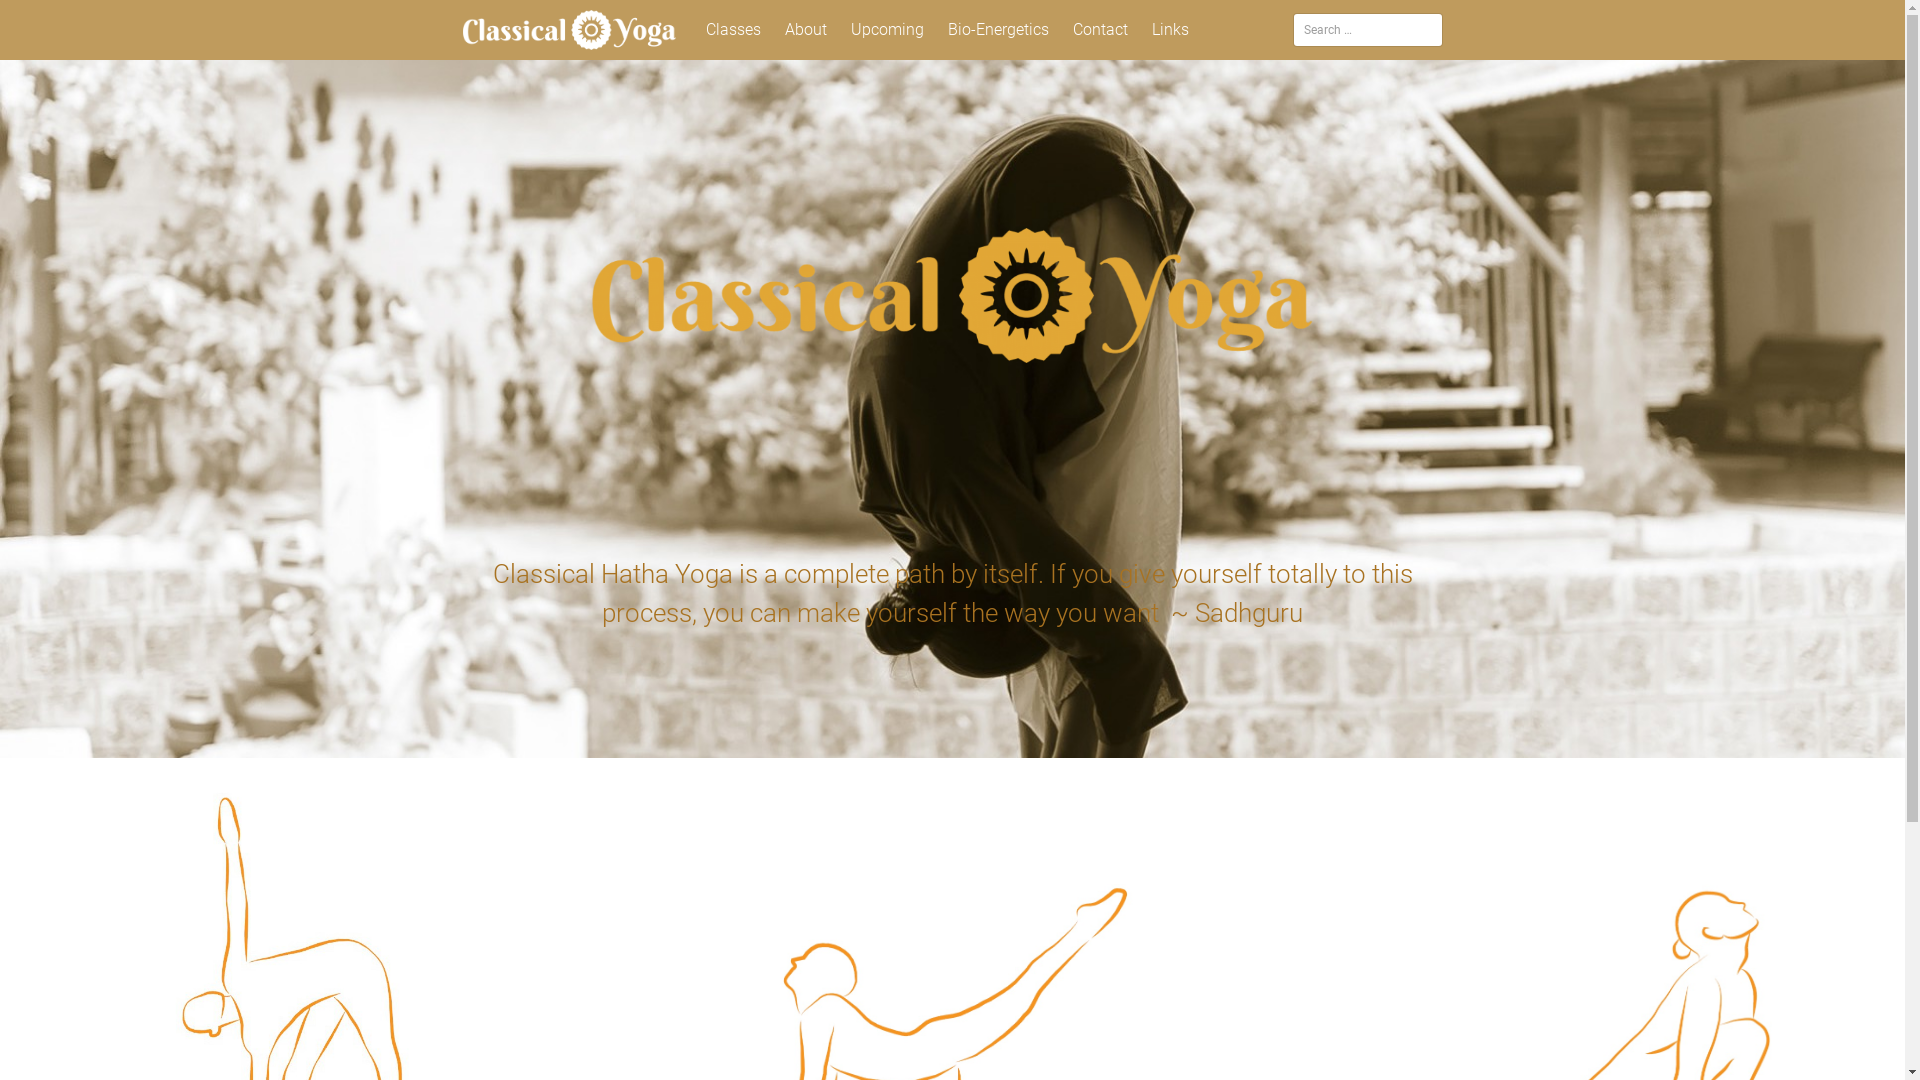 Image resolution: width=1920 pixels, height=1080 pixels. What do you see at coordinates (998, 30) in the screenshot?
I see `'Bio-Energetics'` at bounding box center [998, 30].